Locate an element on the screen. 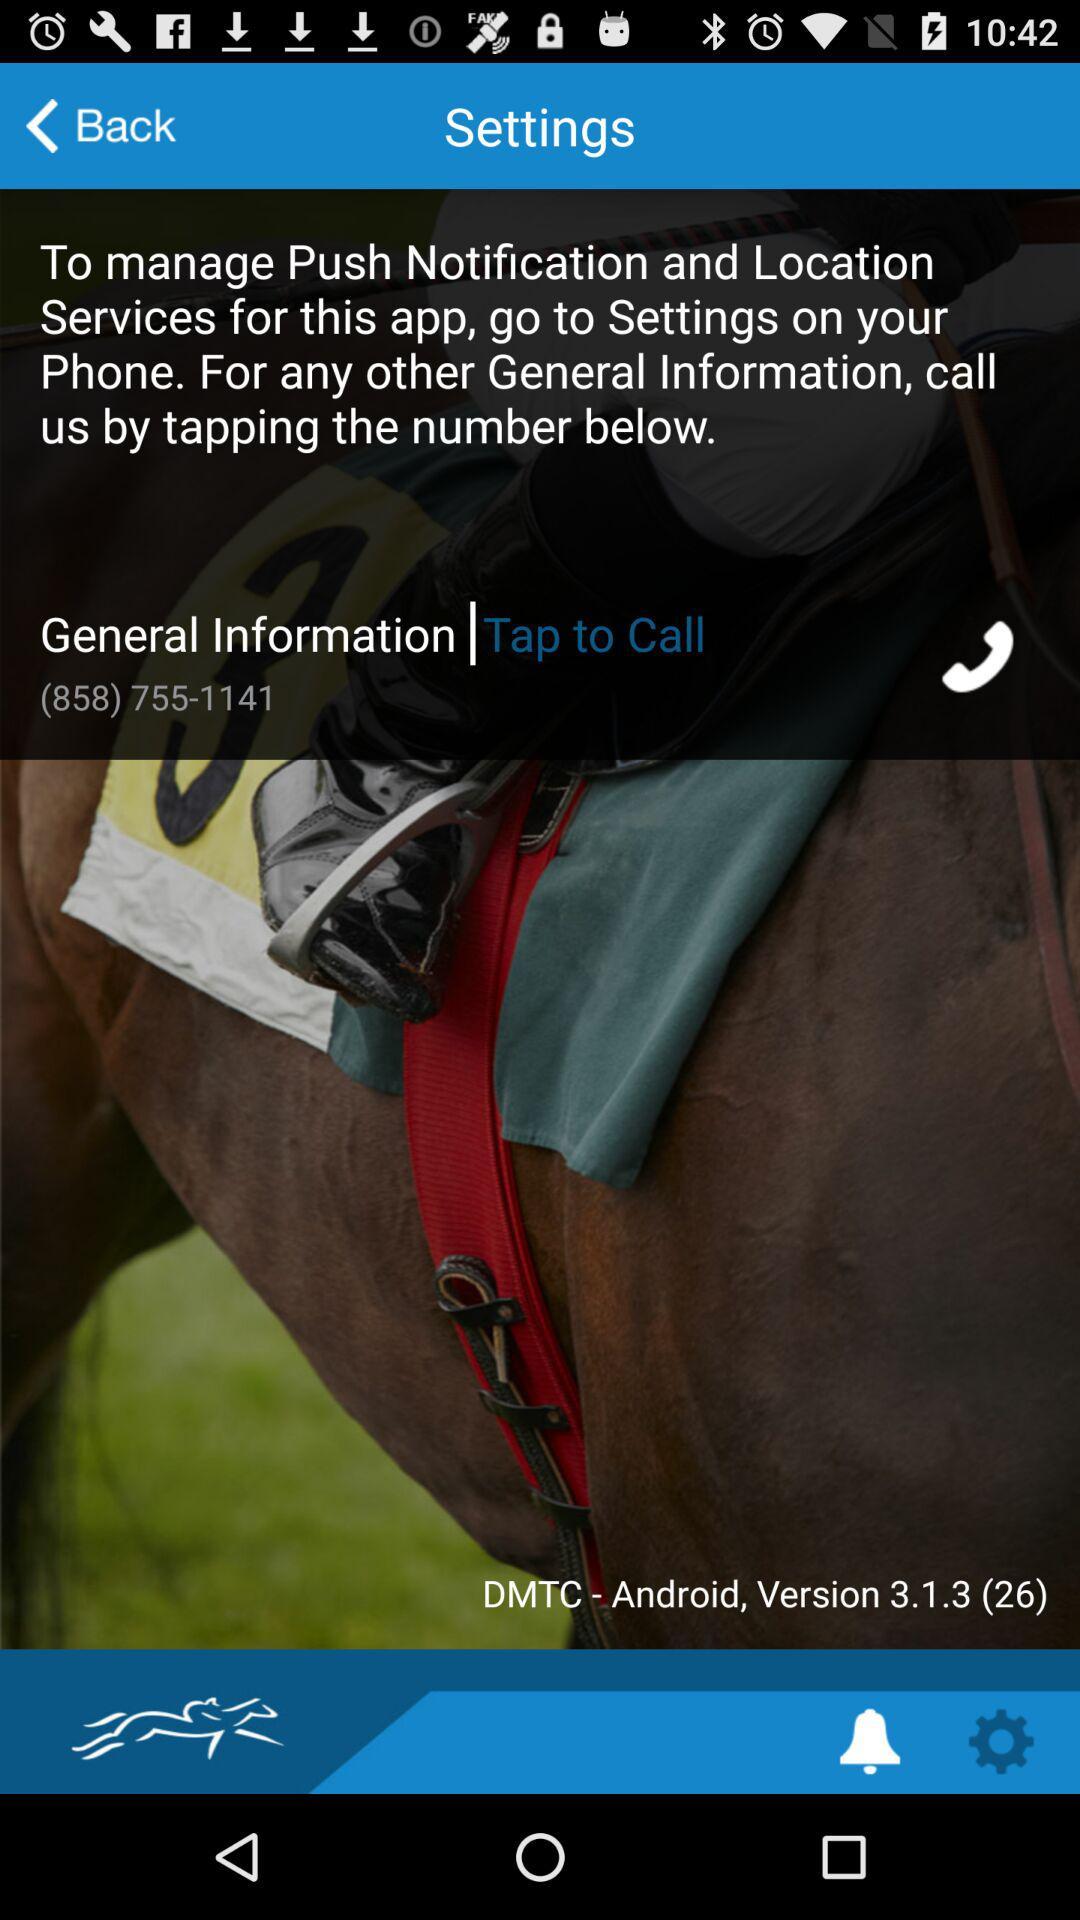  the call icon is located at coordinates (979, 707).